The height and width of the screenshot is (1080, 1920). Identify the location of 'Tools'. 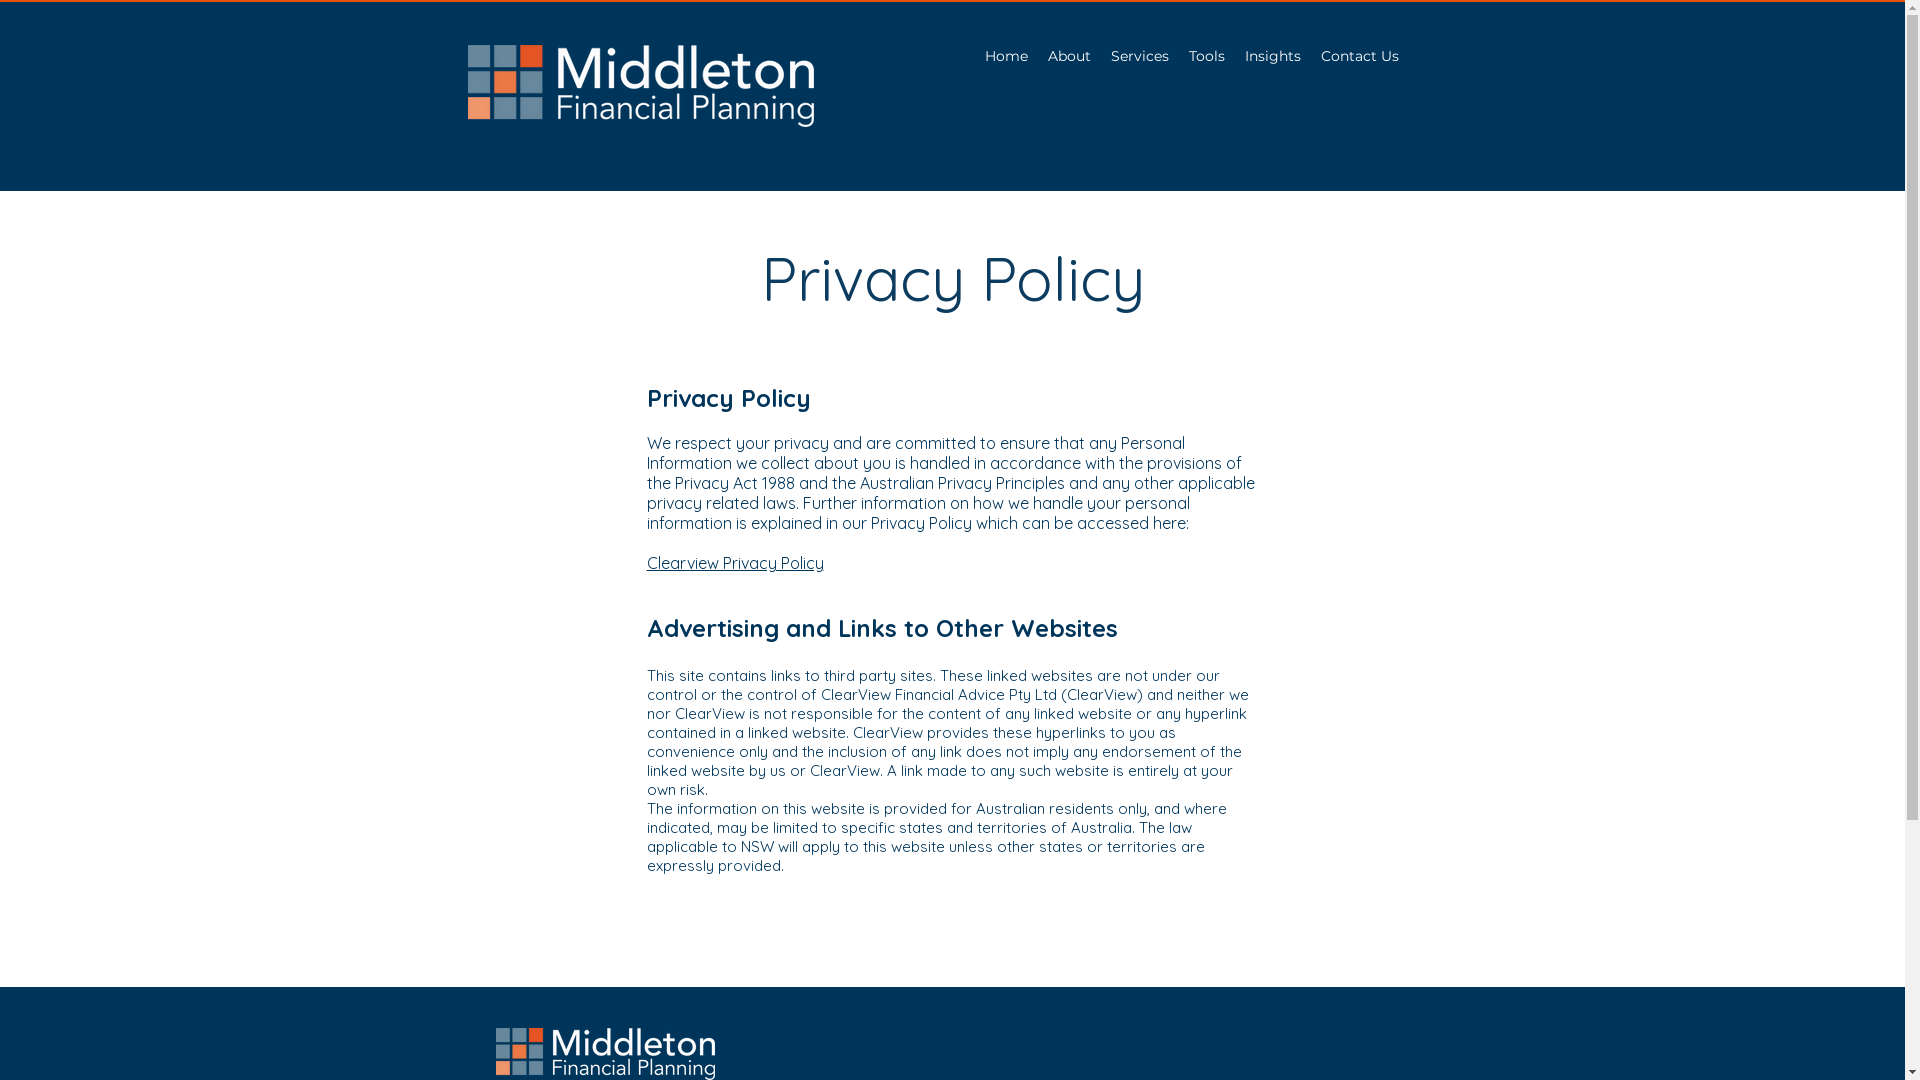
(1177, 55).